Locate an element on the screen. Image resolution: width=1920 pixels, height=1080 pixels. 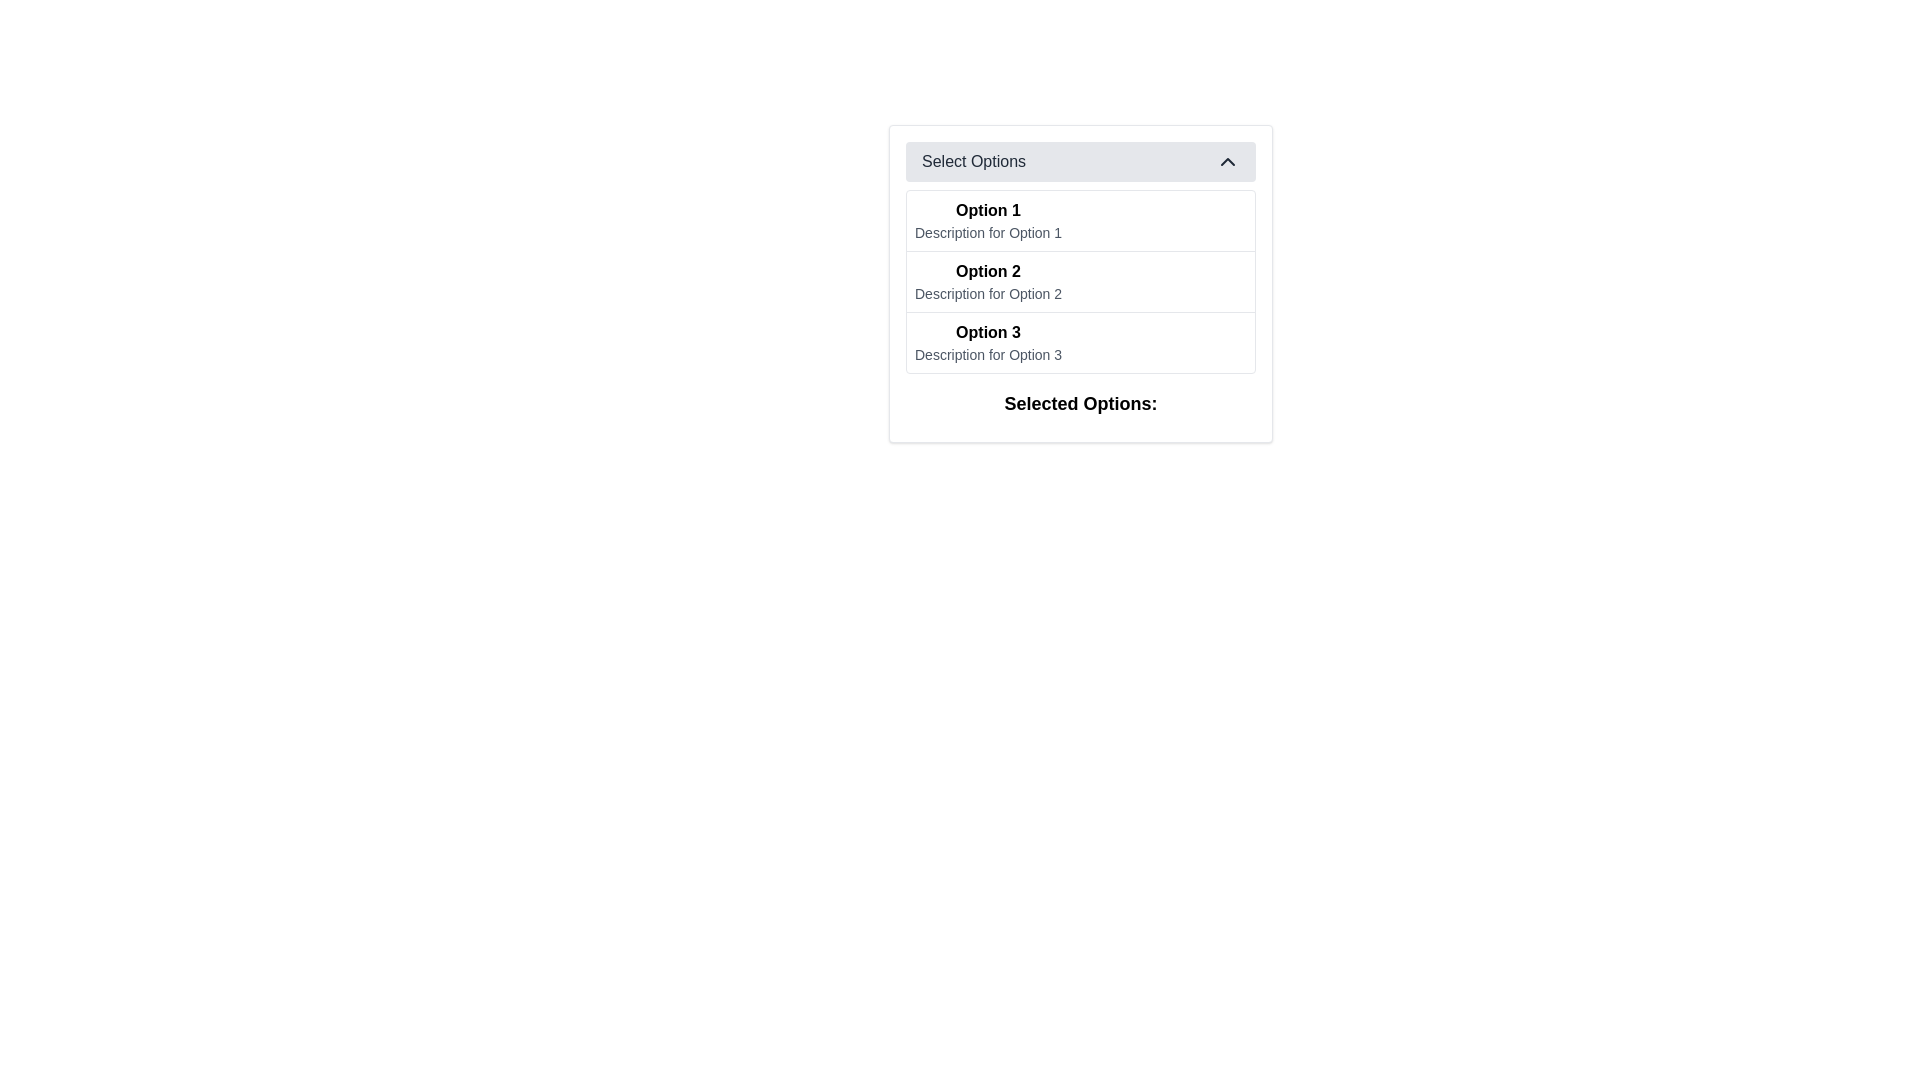
the third selectable list item labeled 'Option 3', which is styled to highlight on hover and contains a description below it is located at coordinates (1079, 341).